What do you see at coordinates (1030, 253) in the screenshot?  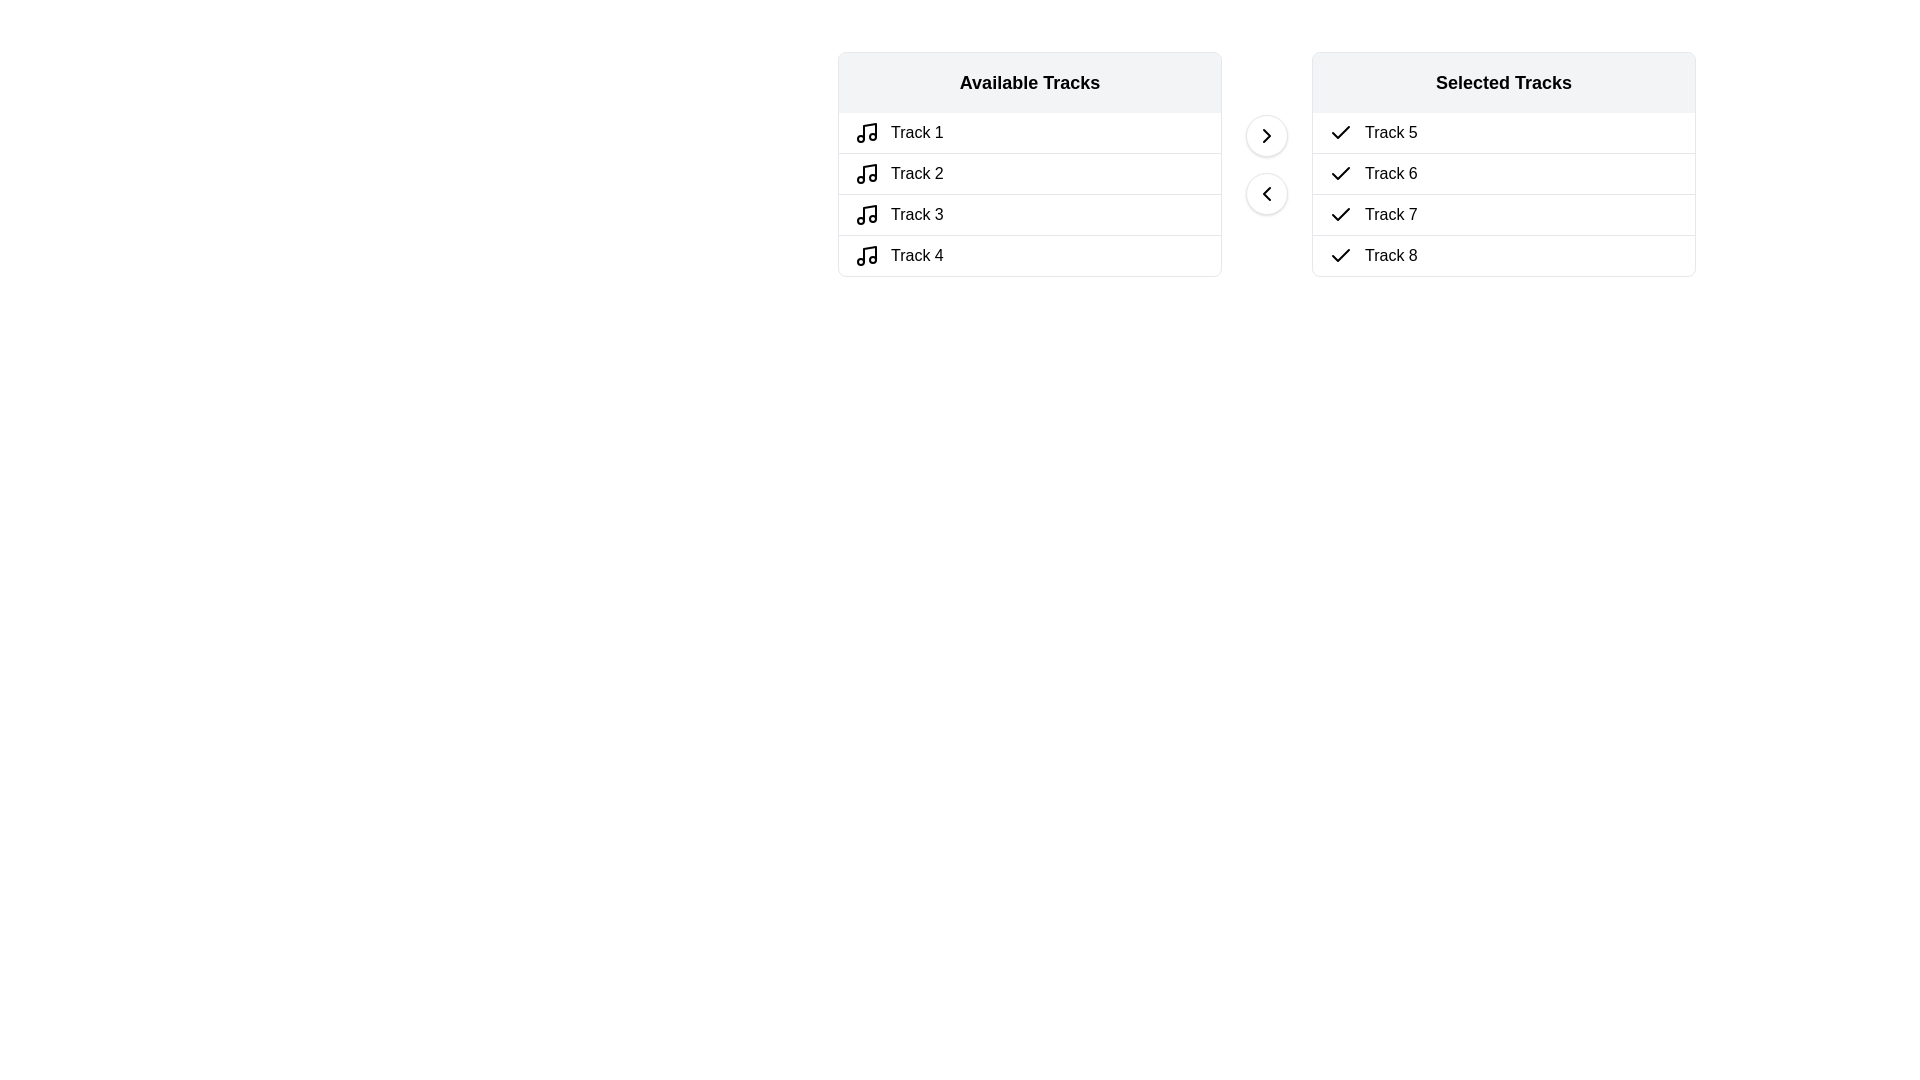 I see `the fourth list item in the 'Available Tracks' section` at bounding box center [1030, 253].